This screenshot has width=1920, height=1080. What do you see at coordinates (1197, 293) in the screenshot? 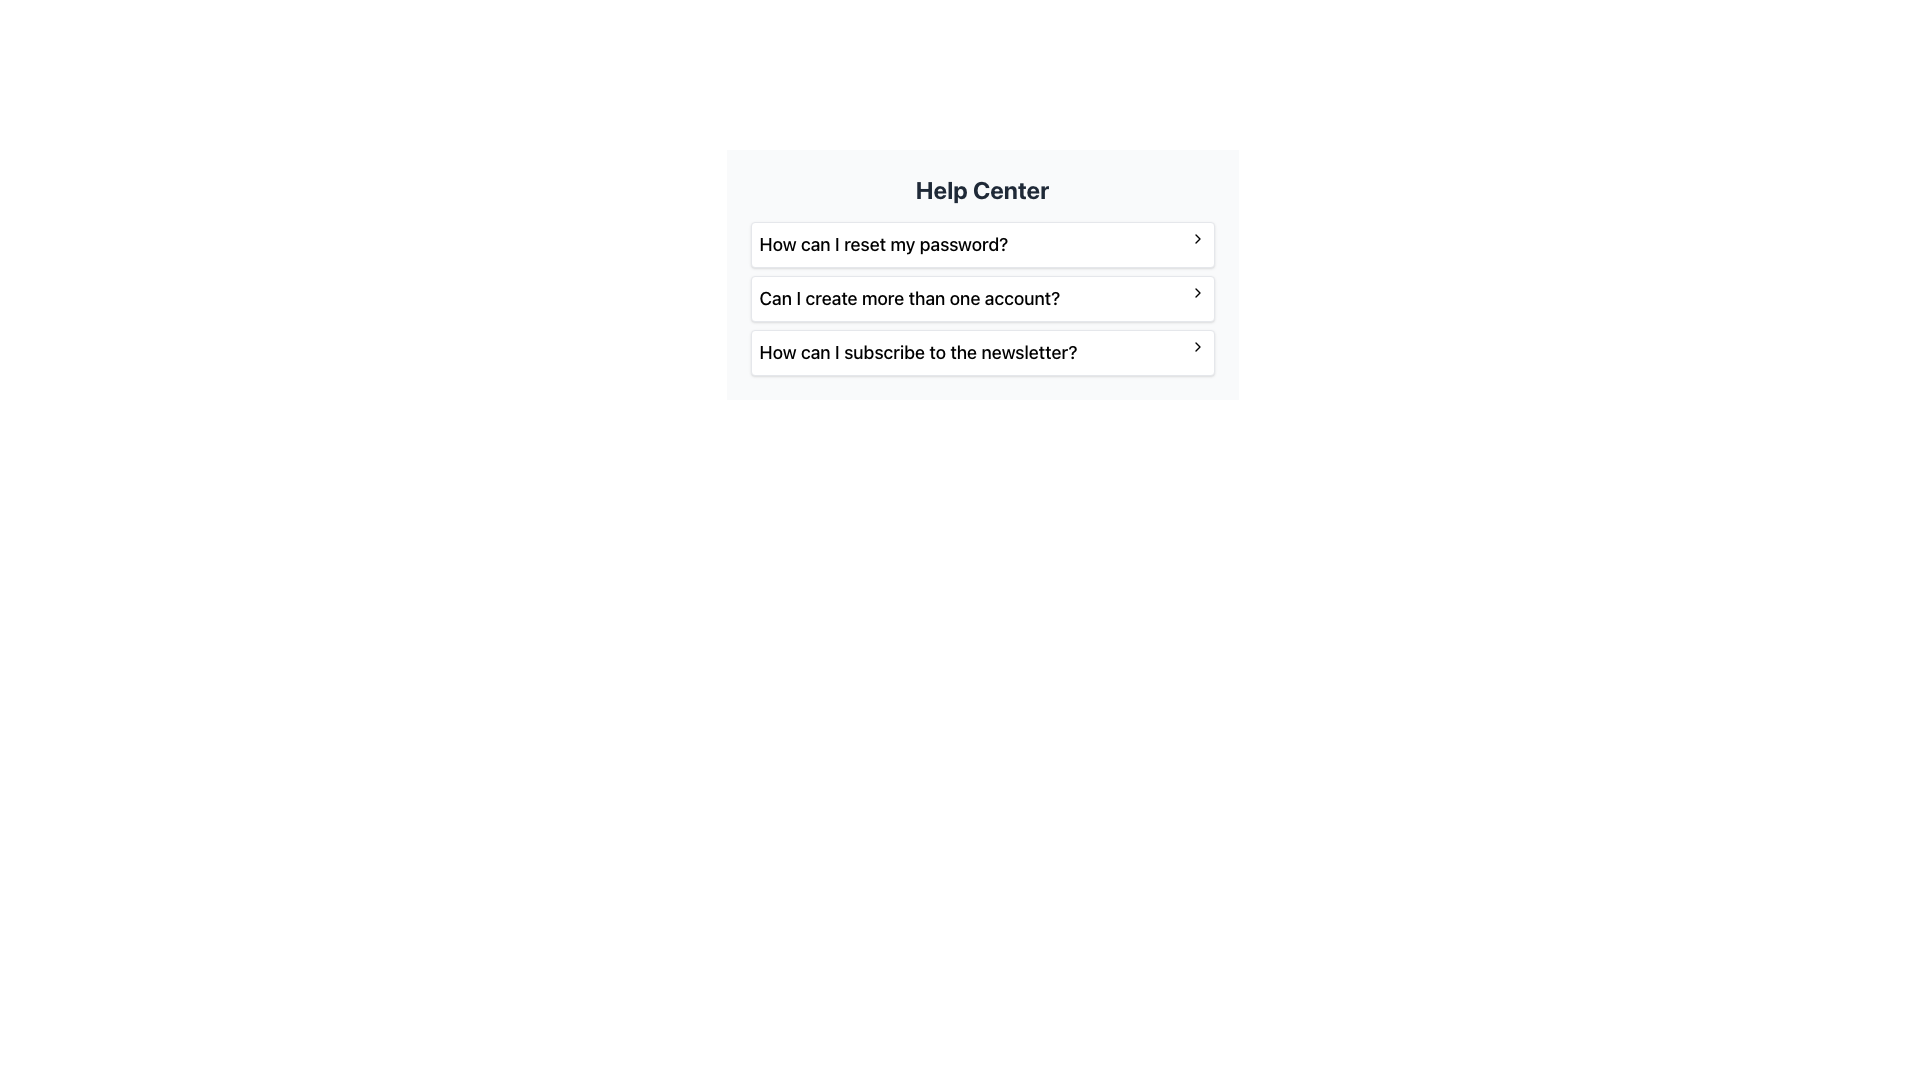
I see `the expandable icon located to the far right of the text 'Can I create more than one account?', which indicates that the row has associated content` at bounding box center [1197, 293].